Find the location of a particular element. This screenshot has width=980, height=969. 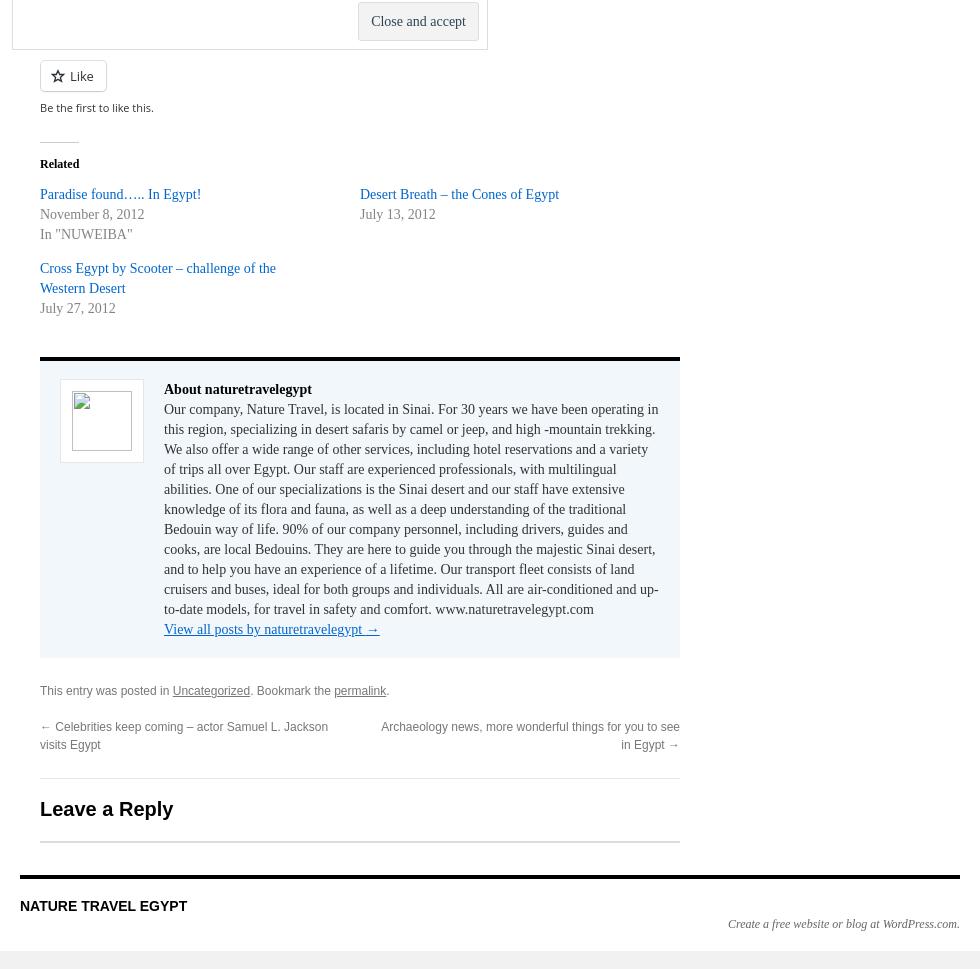

'LinkedIn' is located at coordinates (98, 16).